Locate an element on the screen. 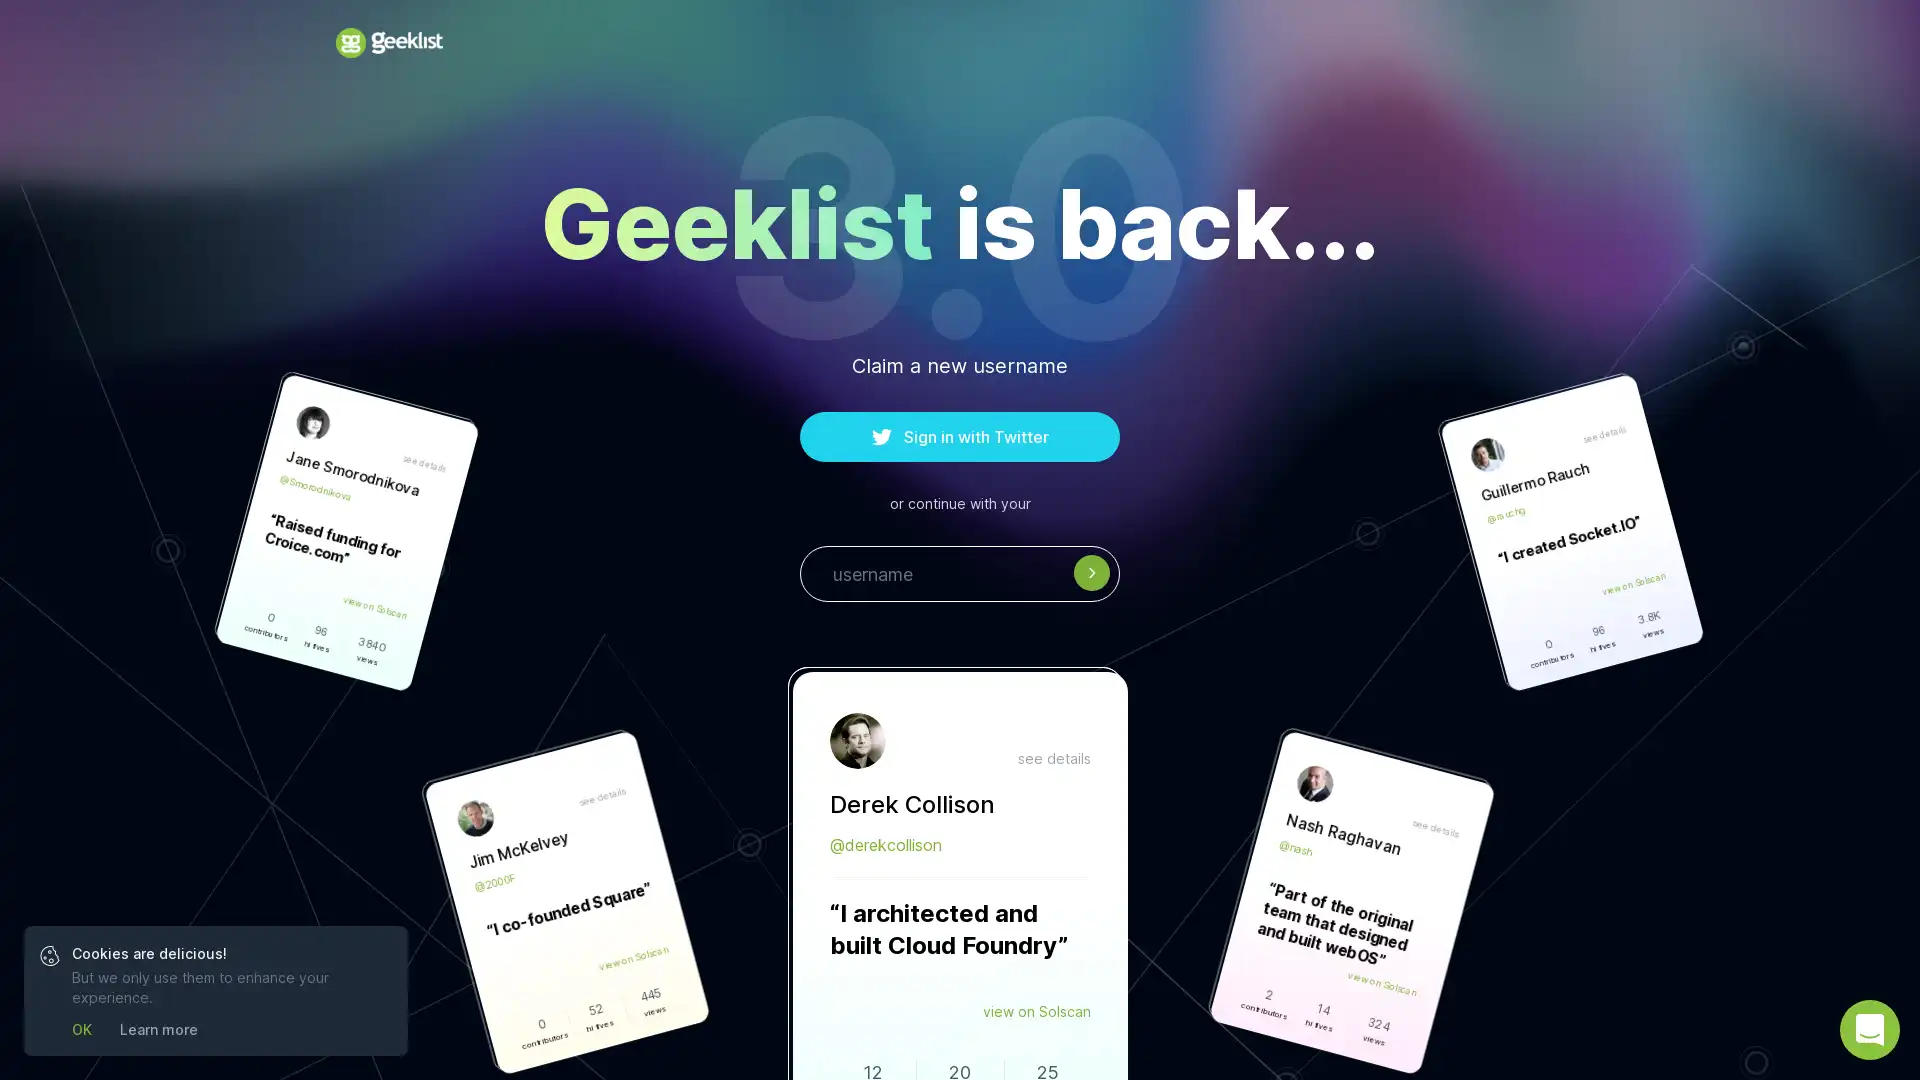 This screenshot has height=1080, width=1920. Sign in with Twitter is located at coordinates (960, 435).